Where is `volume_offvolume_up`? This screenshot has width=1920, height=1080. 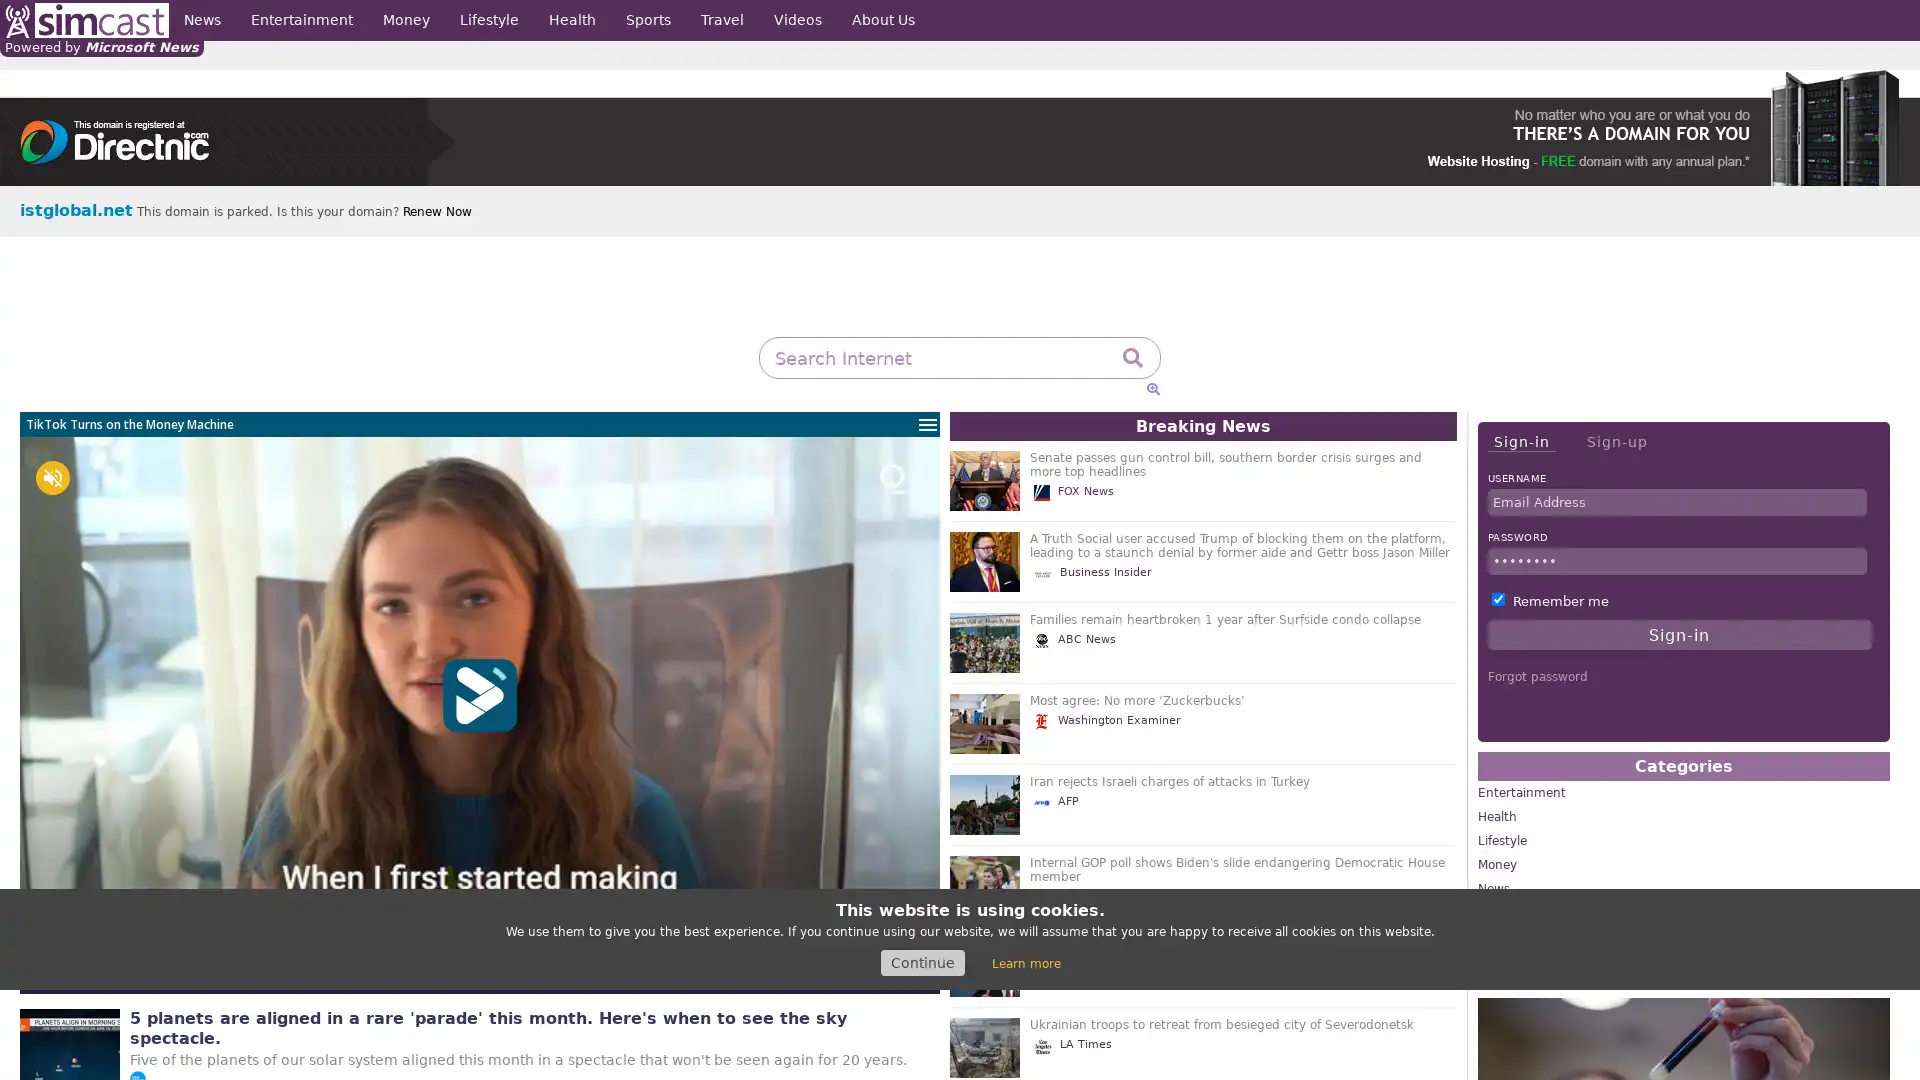 volume_offvolume_up is located at coordinates (52, 478).